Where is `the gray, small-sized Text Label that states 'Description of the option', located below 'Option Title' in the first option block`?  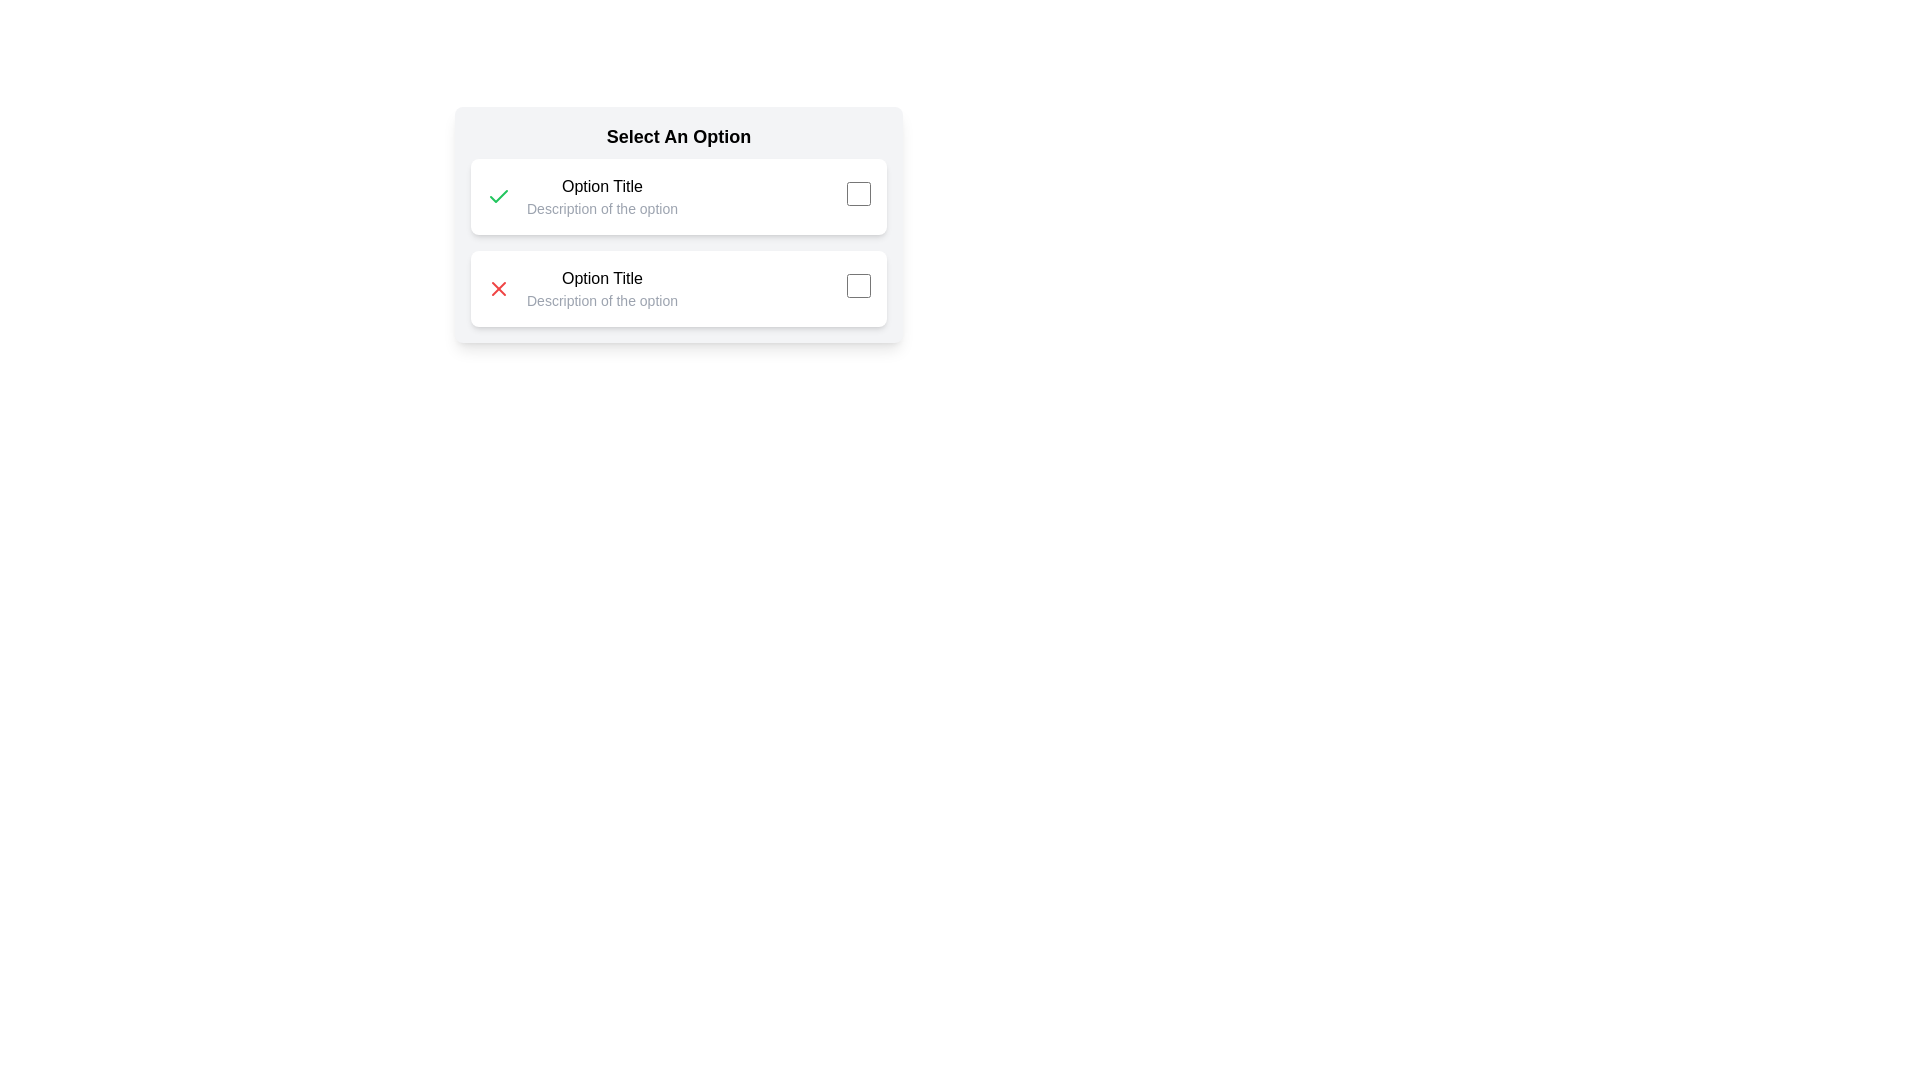
the gray, small-sized Text Label that states 'Description of the option', located below 'Option Title' in the first option block is located at coordinates (601, 208).